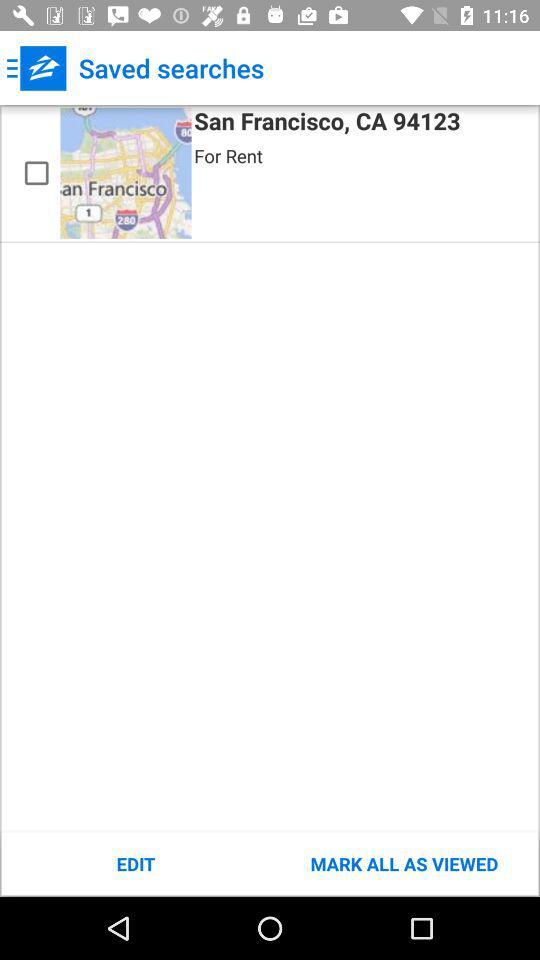 The width and height of the screenshot is (540, 960). What do you see at coordinates (36, 172) in the screenshot?
I see `the icon above edit icon` at bounding box center [36, 172].